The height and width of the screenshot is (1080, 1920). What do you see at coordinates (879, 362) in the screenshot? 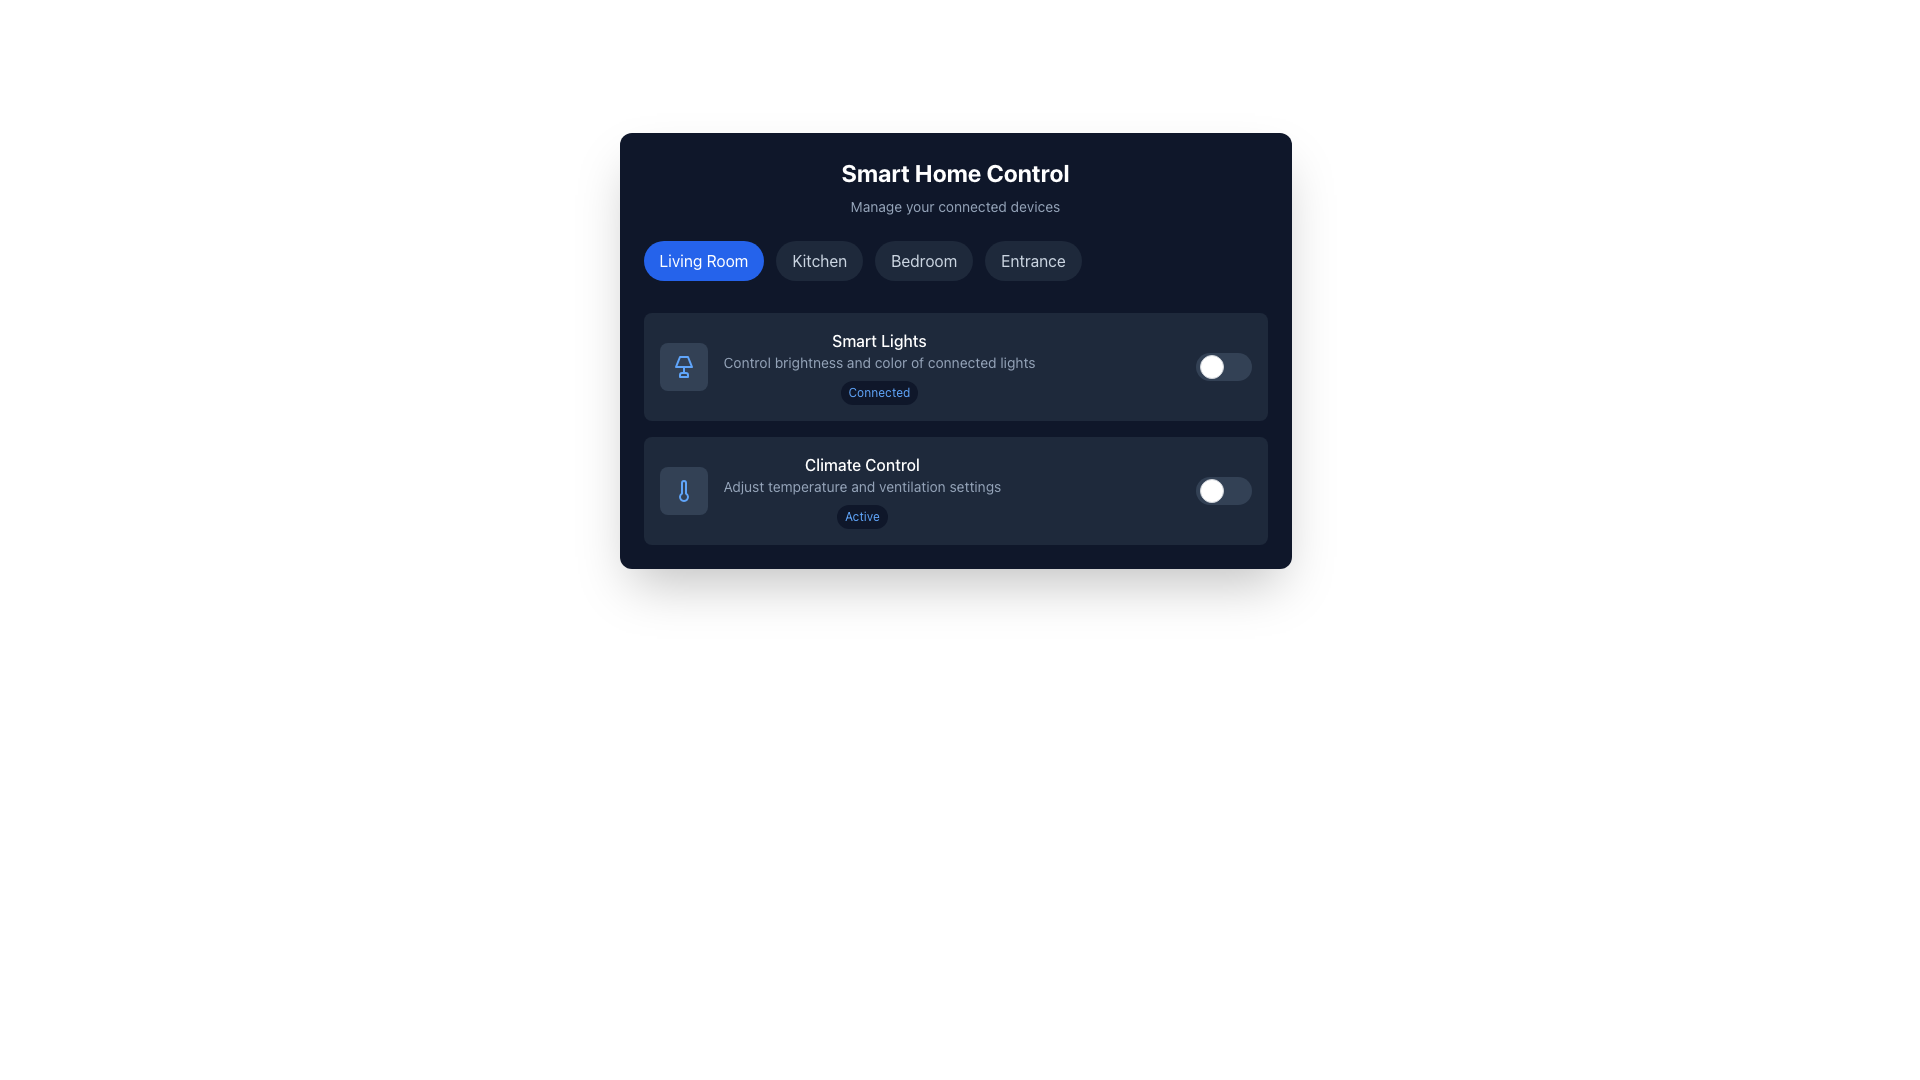
I see `the text label that reads 'Control brightness and color of connected lights.' styled in a muted slate-gray font, positioned under the title 'Smart Lights' in the smart home control interface` at bounding box center [879, 362].